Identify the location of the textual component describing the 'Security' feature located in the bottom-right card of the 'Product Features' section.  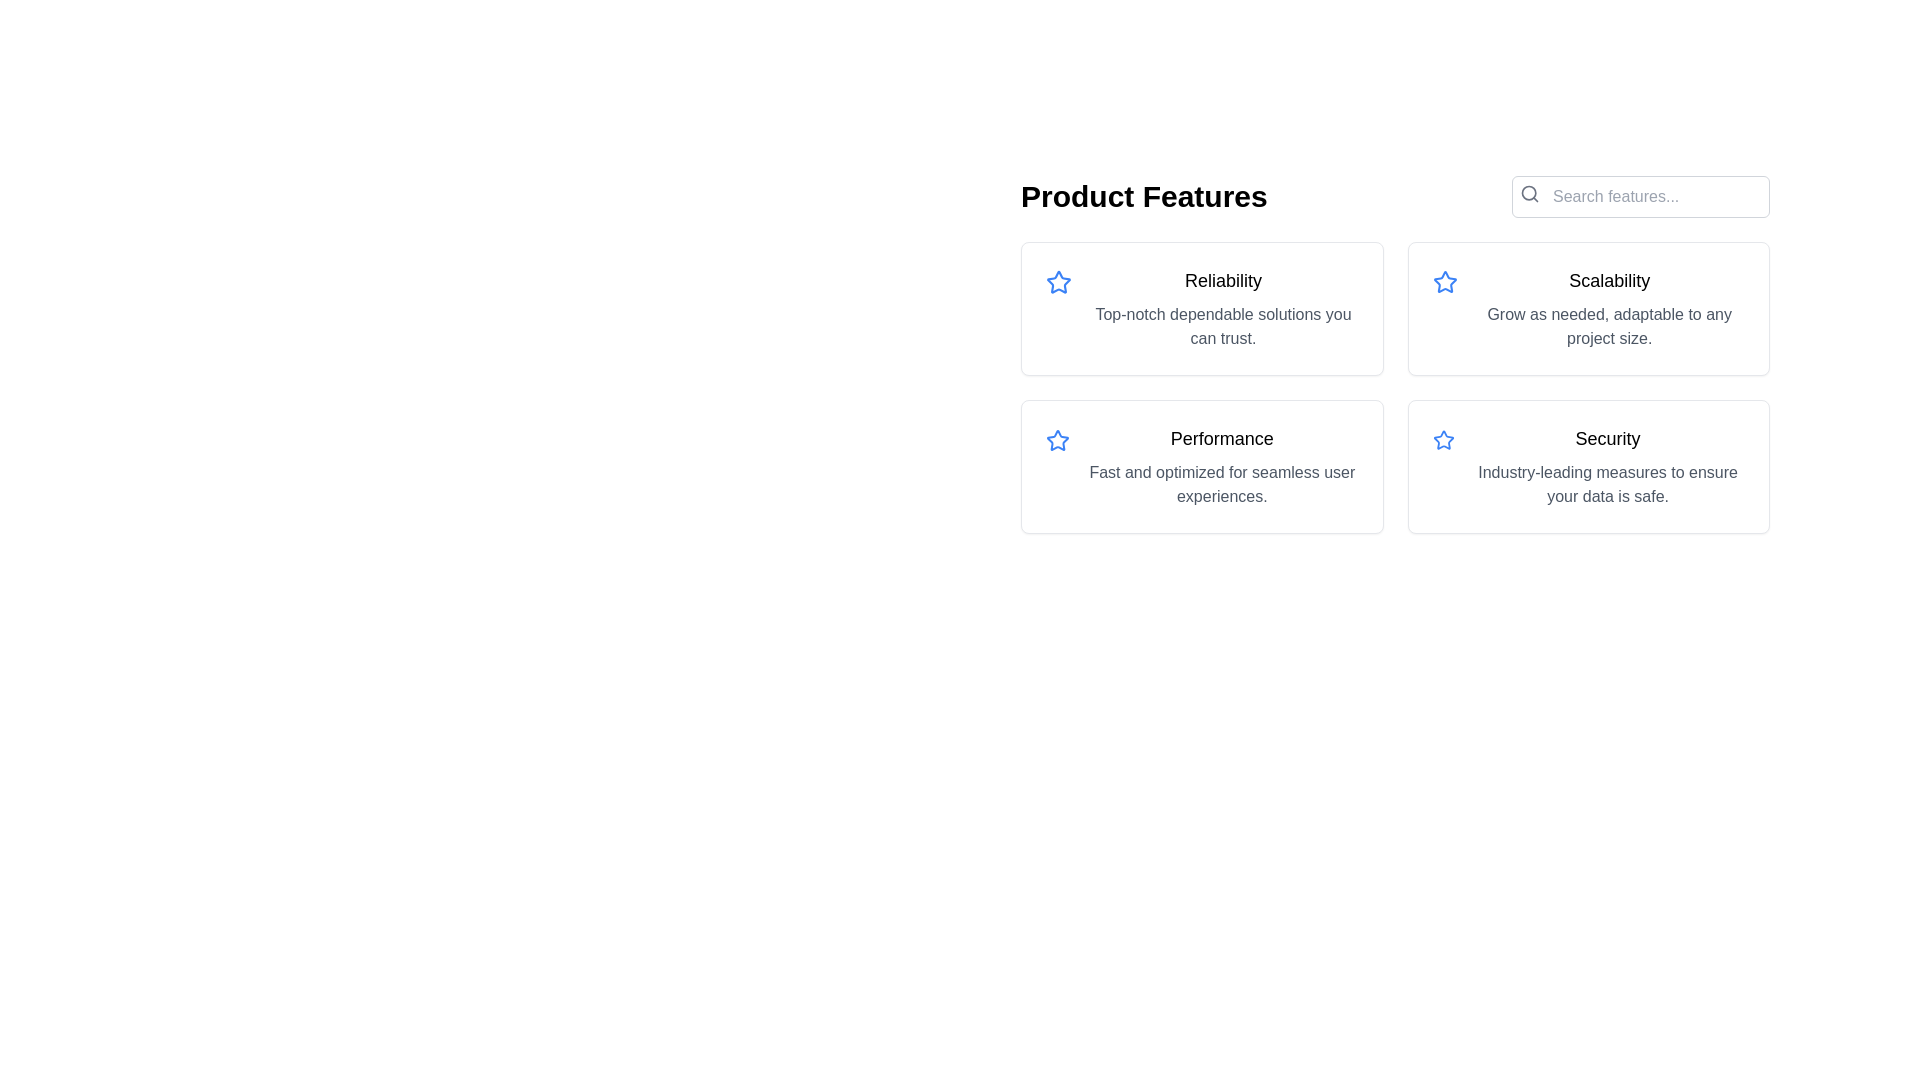
(1608, 466).